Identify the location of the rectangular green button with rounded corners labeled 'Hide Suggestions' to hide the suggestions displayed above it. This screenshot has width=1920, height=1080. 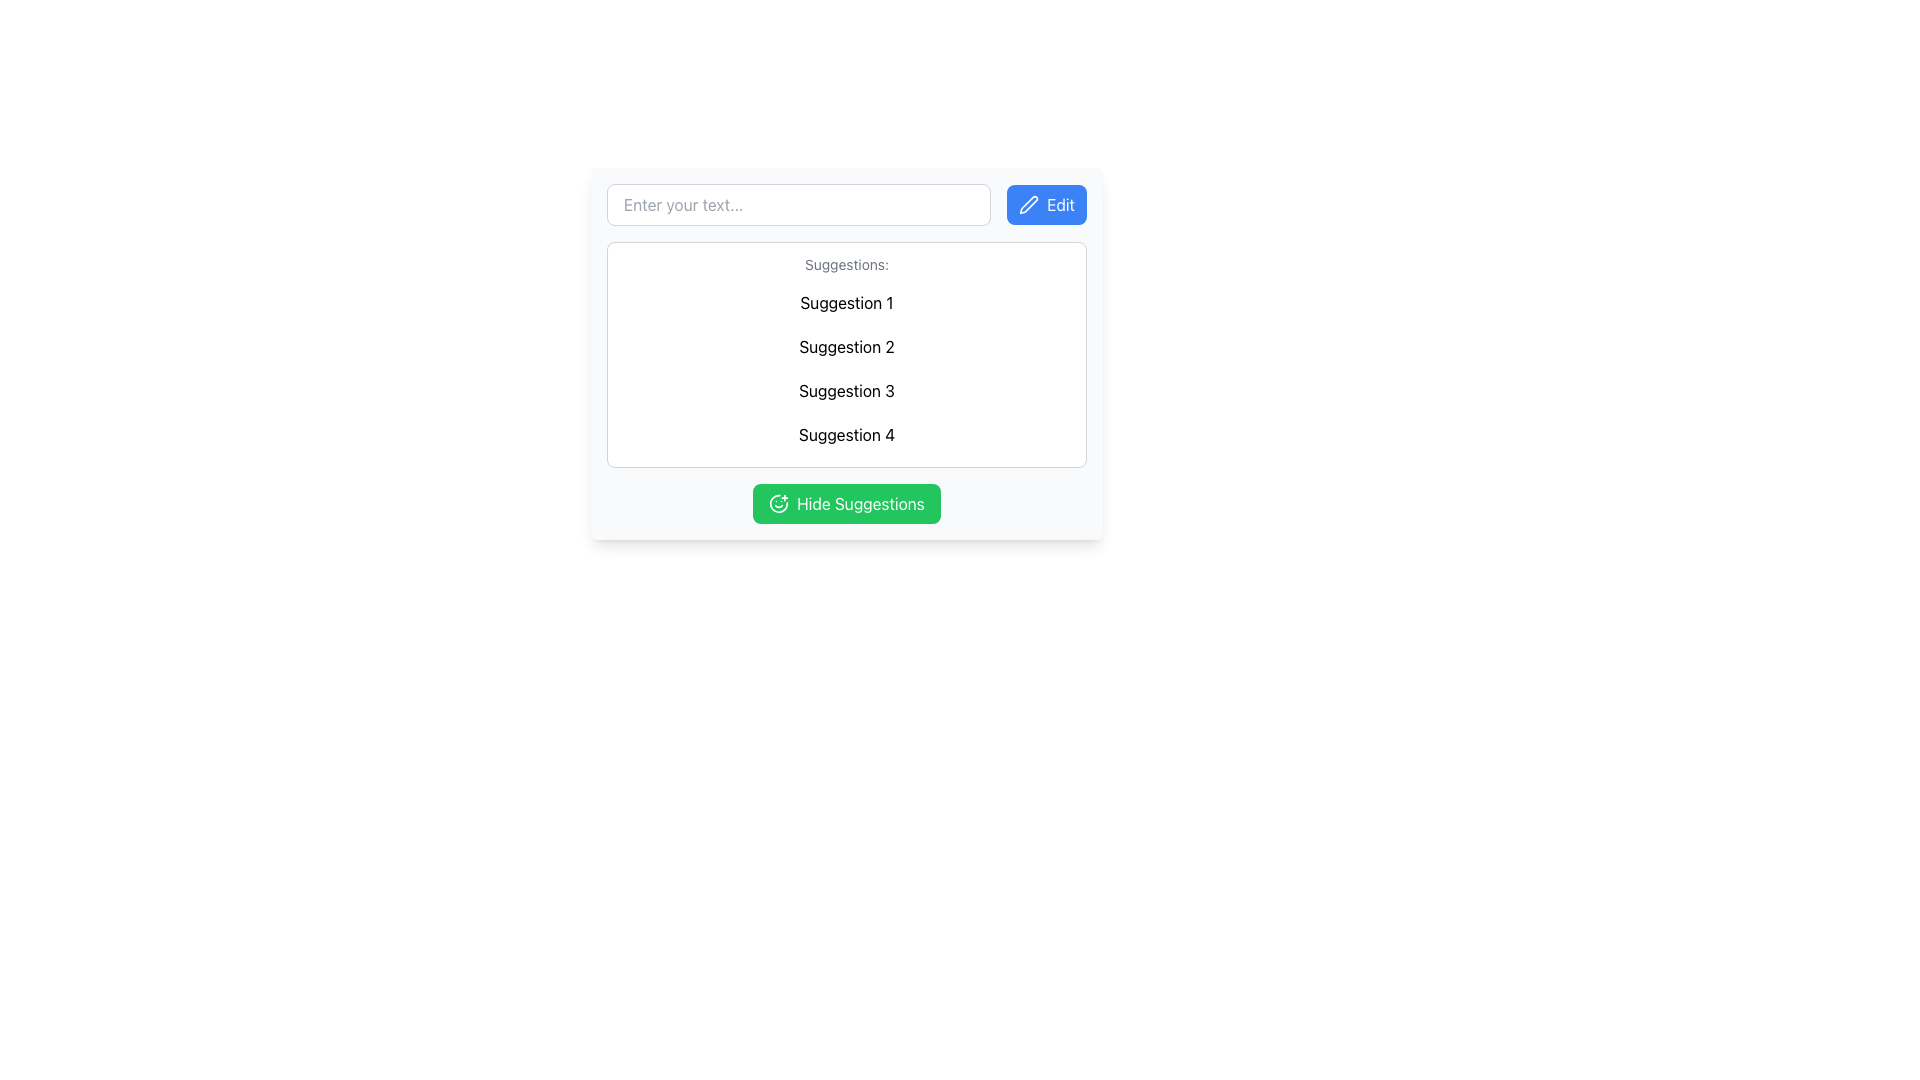
(846, 503).